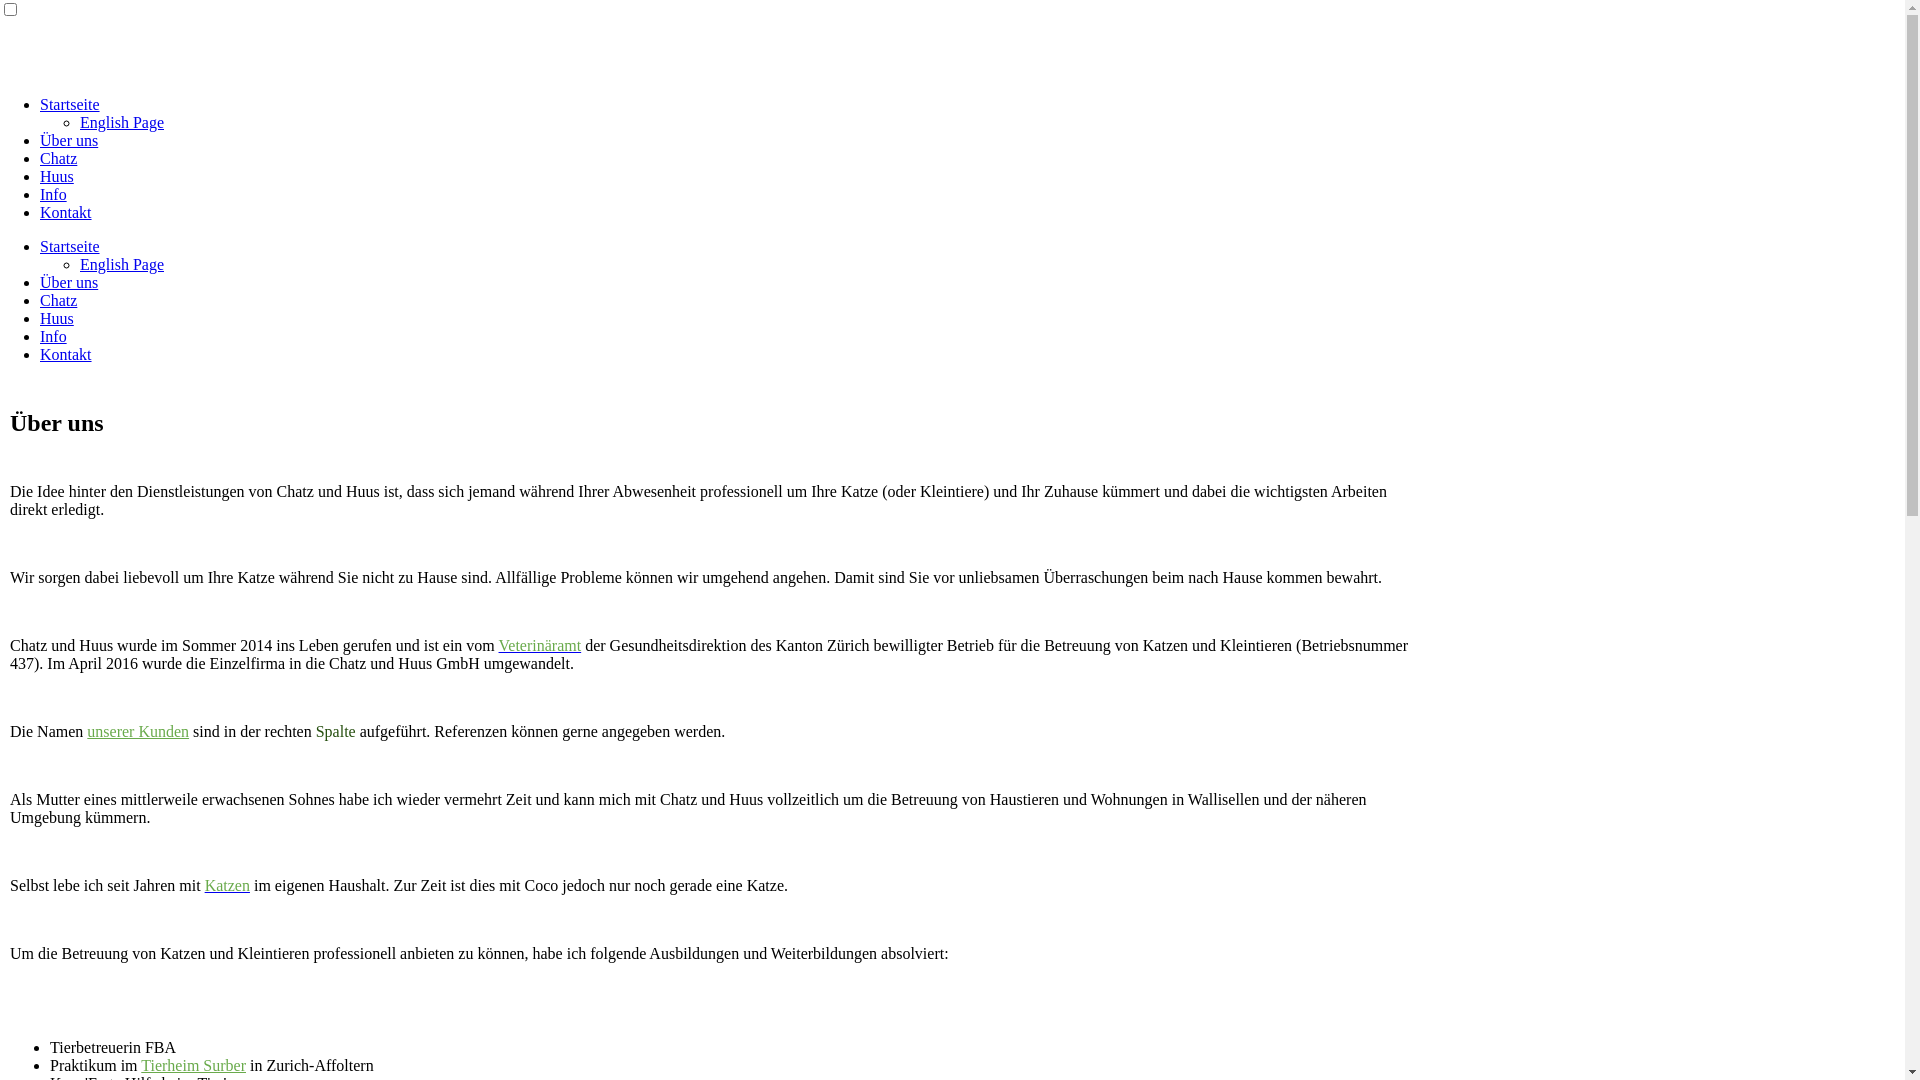 The height and width of the screenshot is (1080, 1920). Describe the element at coordinates (66, 212) in the screenshot. I see `'Kontakt'` at that location.